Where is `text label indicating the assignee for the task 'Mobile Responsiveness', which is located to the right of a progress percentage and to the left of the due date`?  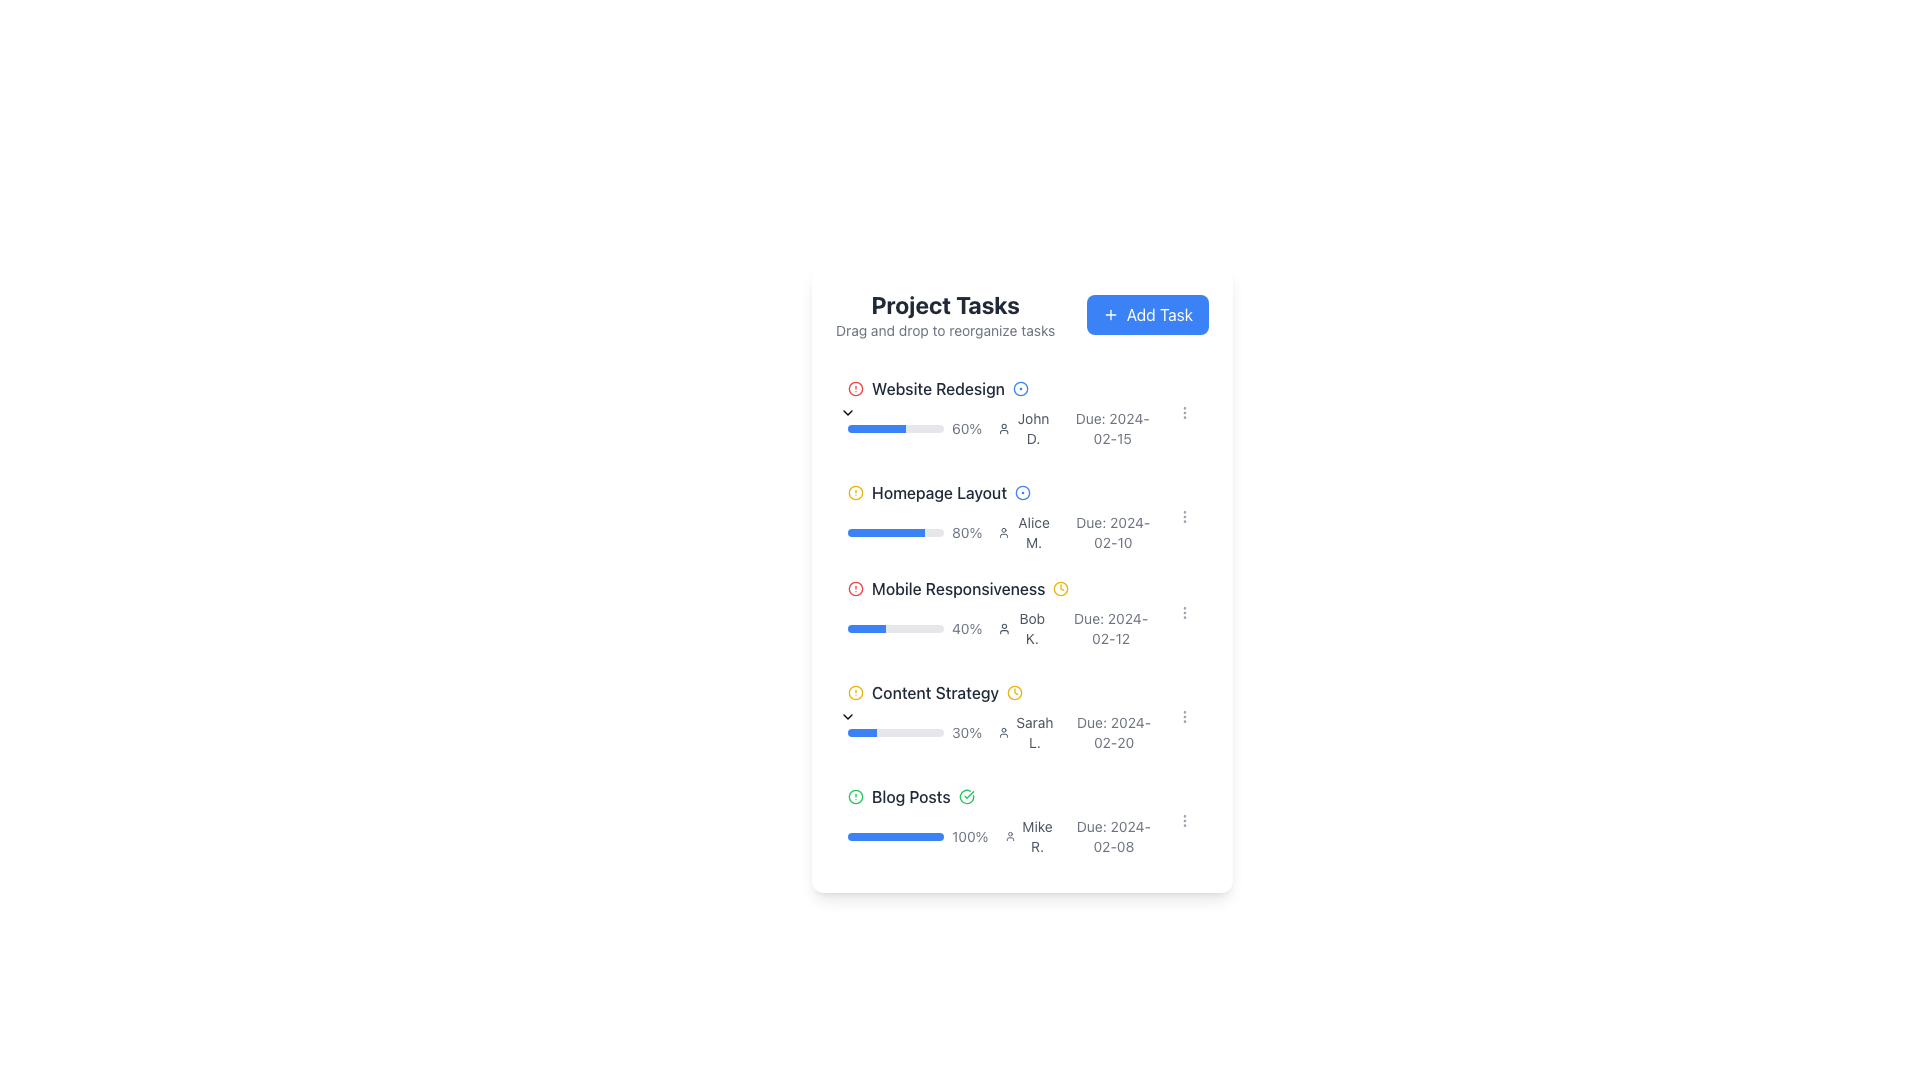
text label indicating the assignee for the task 'Mobile Responsiveness', which is located to the right of a progress percentage and to the left of the due date is located at coordinates (1023, 627).